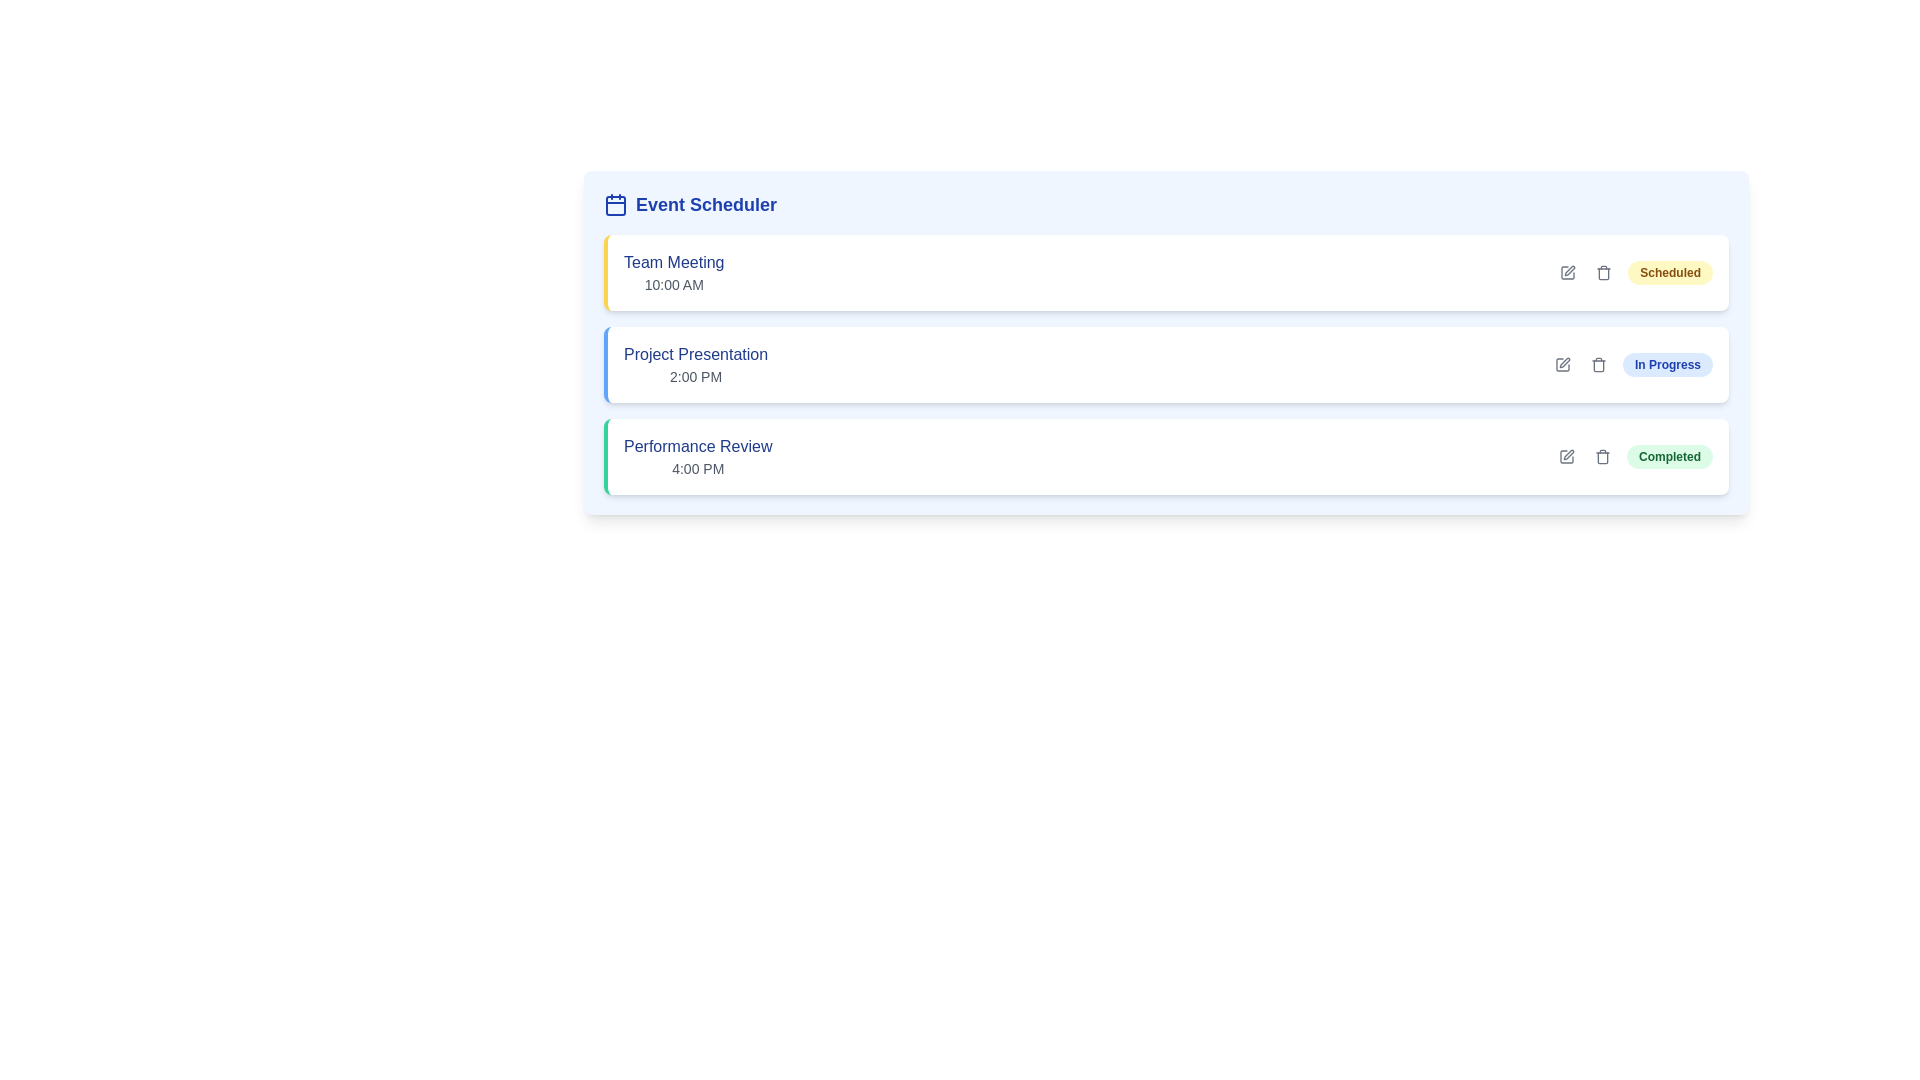  Describe the element at coordinates (1634, 273) in the screenshot. I see `the status indicator labeled 'Scheduled' located in the upper-right section of the 'Team Meeting' card, positioned after the edit and delete buttons` at that location.